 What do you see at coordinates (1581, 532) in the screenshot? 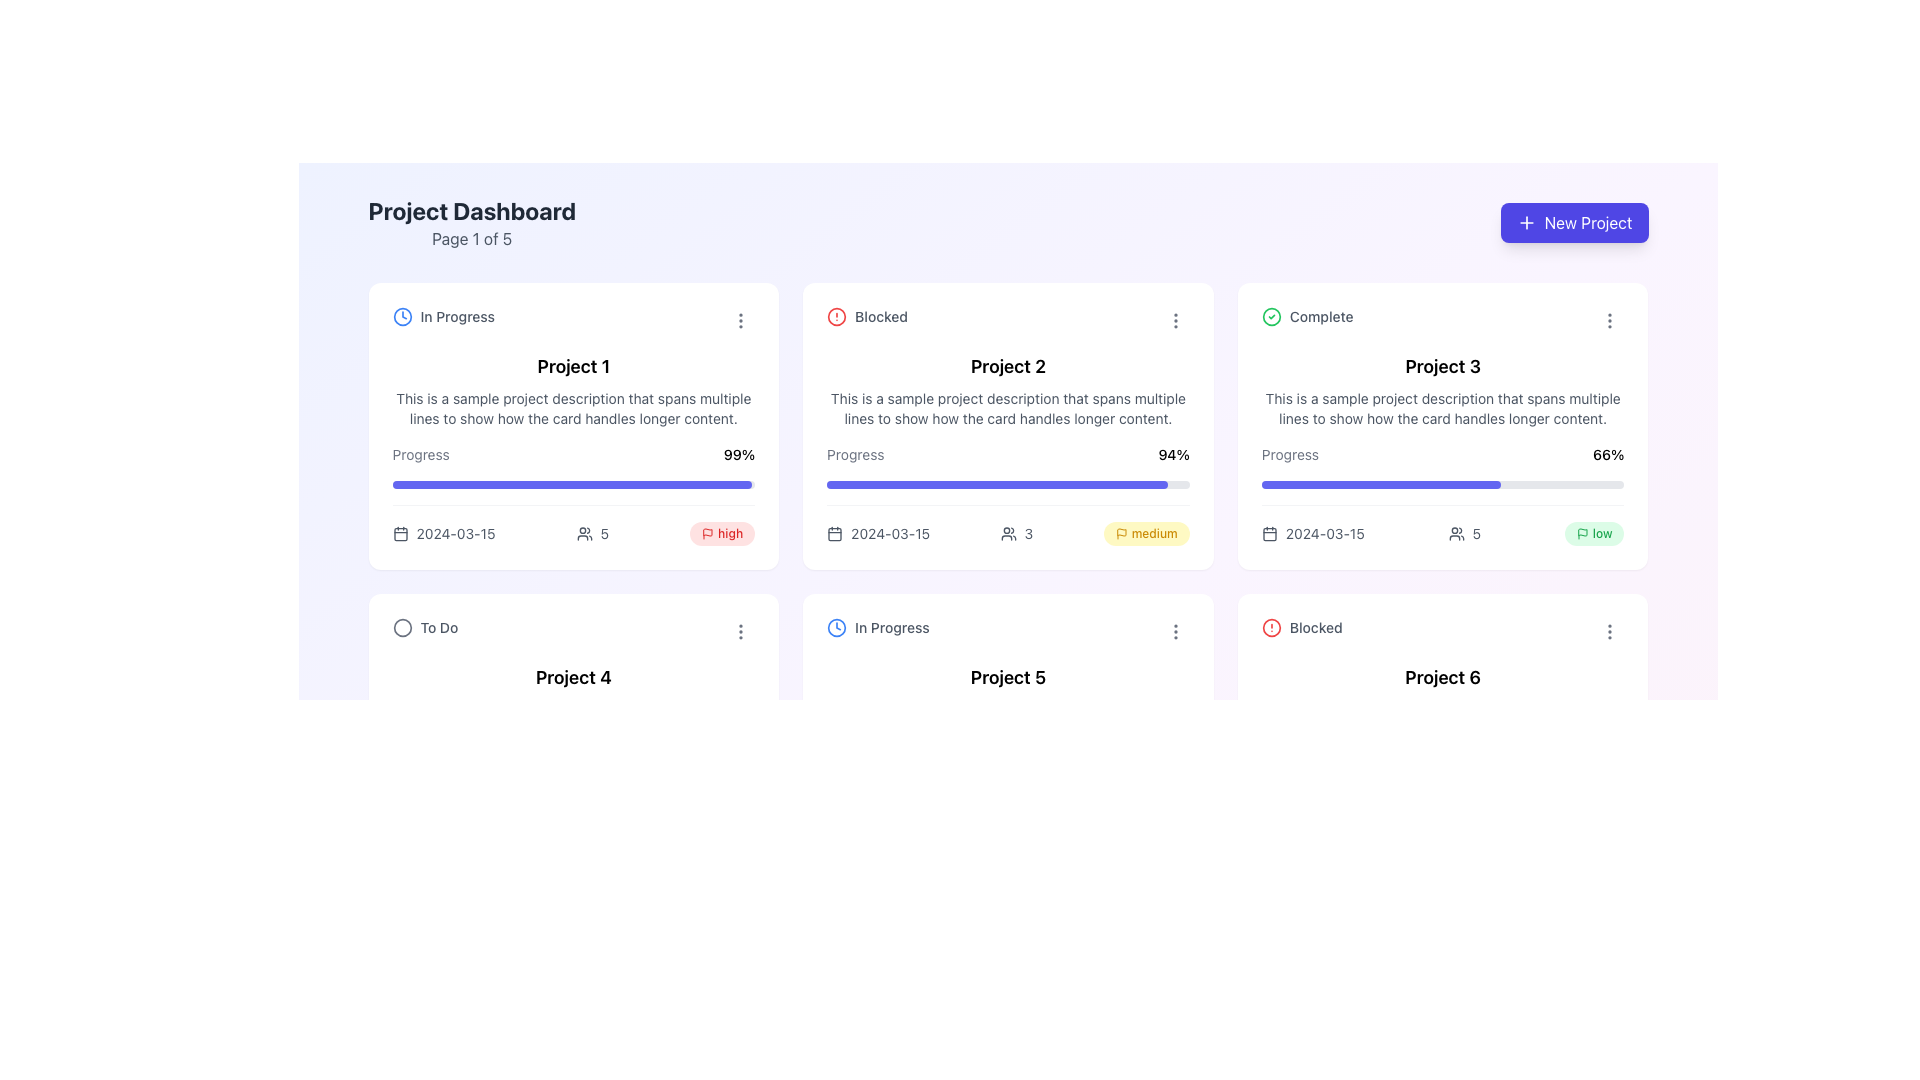
I see `the status icon indicating 'low' located in the bottom-right corner of the 'Project 3' card` at bounding box center [1581, 532].